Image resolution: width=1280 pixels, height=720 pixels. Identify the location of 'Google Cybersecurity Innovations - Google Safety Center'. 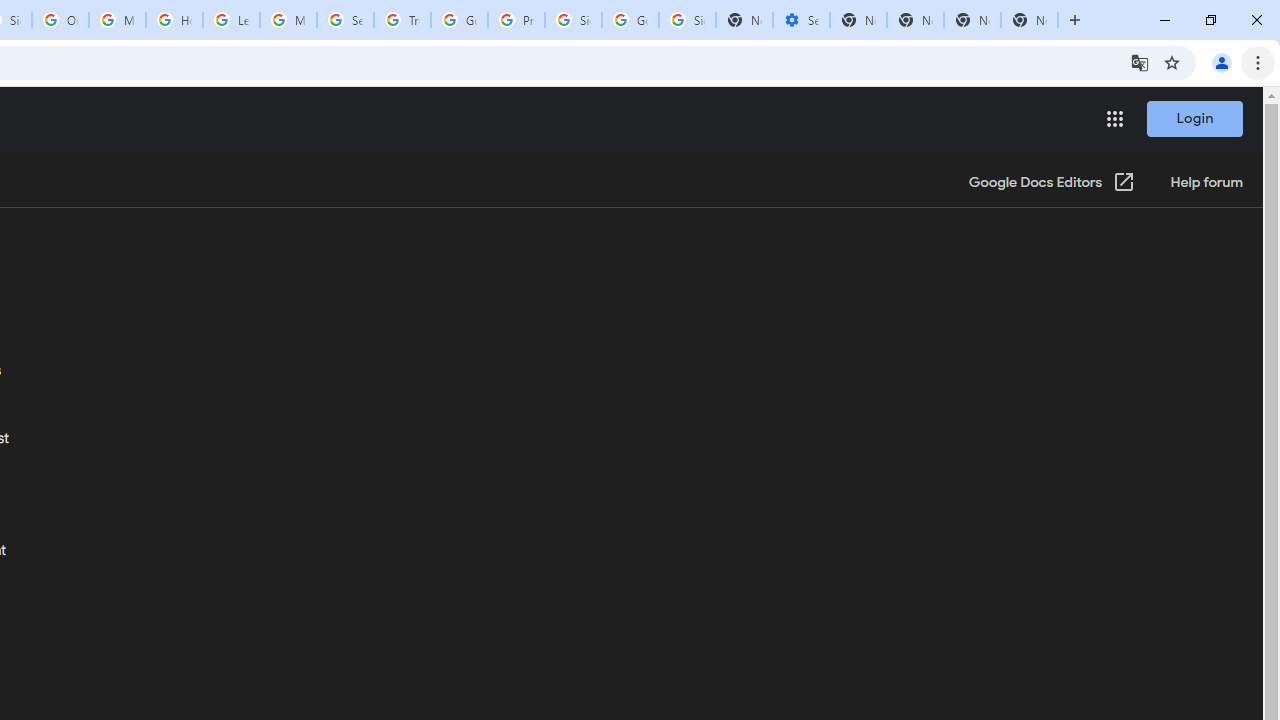
(629, 20).